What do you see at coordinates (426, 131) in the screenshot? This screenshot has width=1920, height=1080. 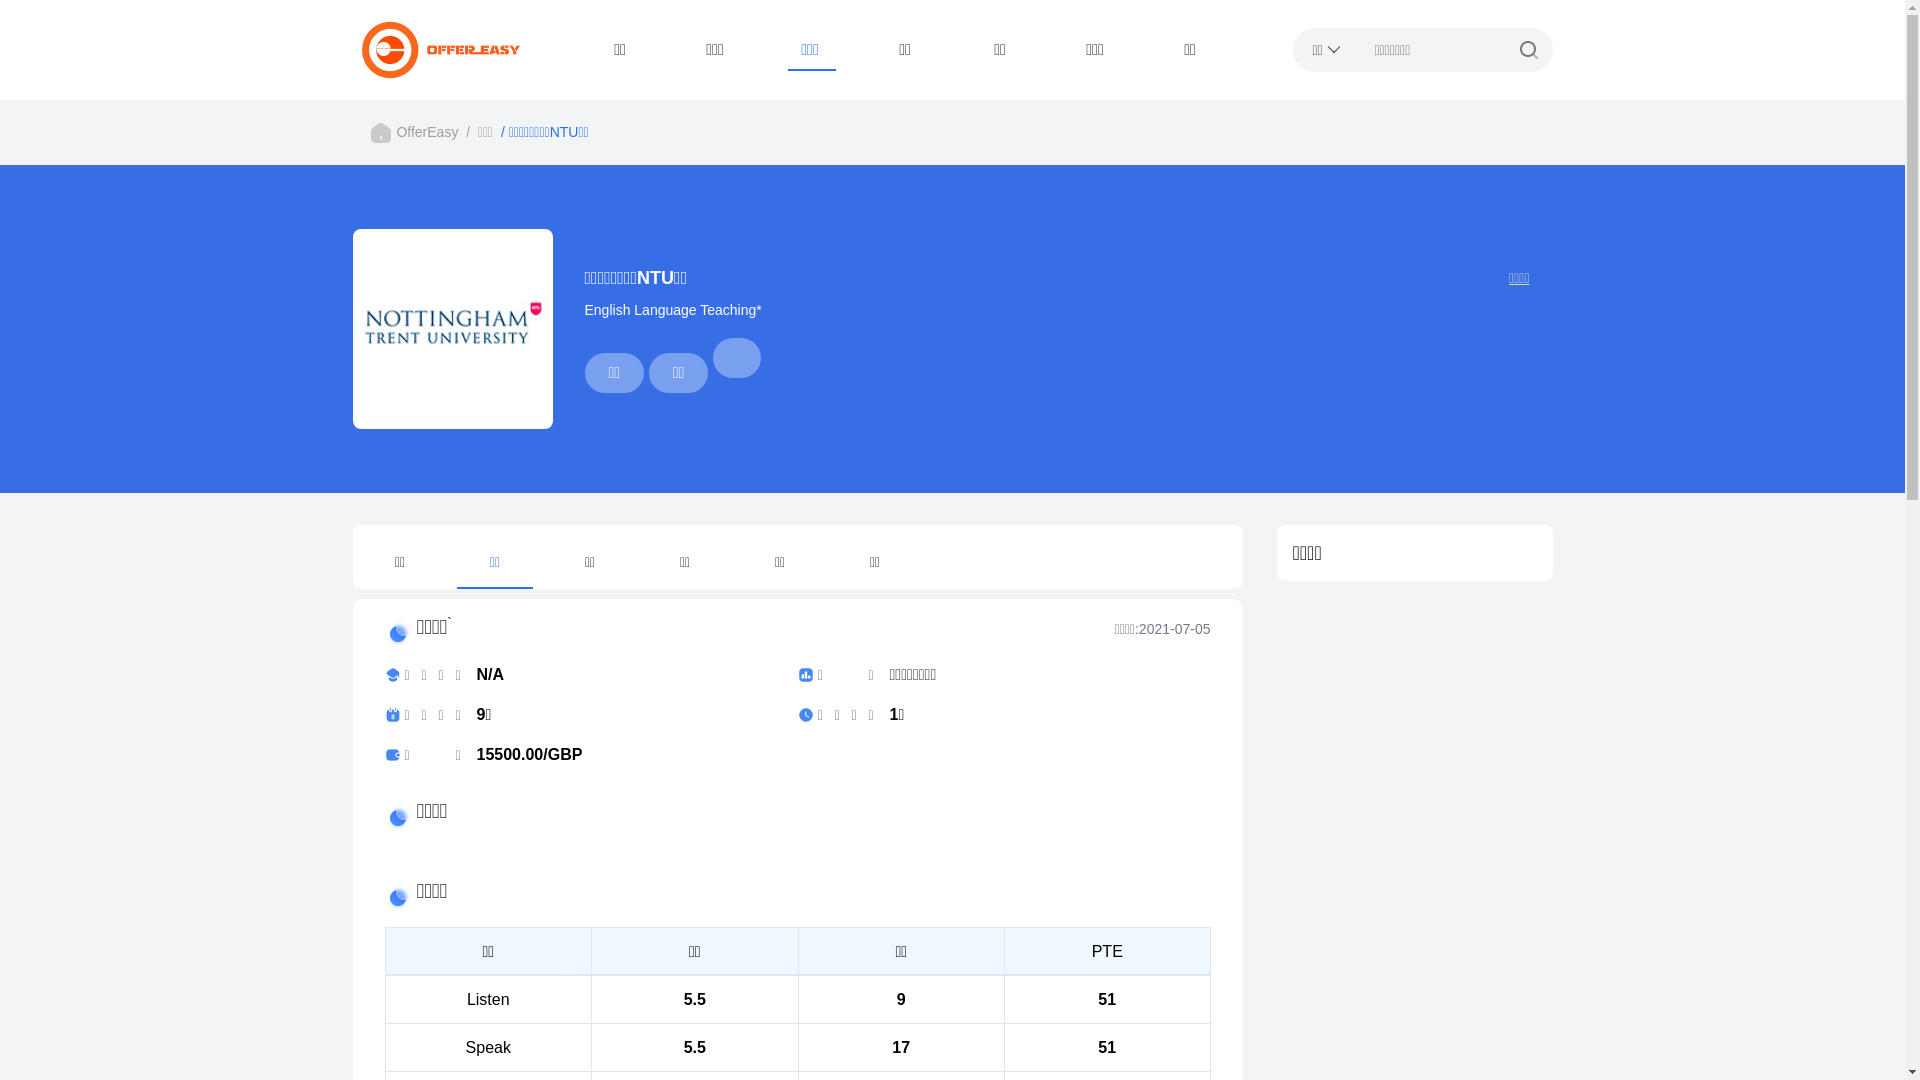 I see `'OfferEasy'` at bounding box center [426, 131].